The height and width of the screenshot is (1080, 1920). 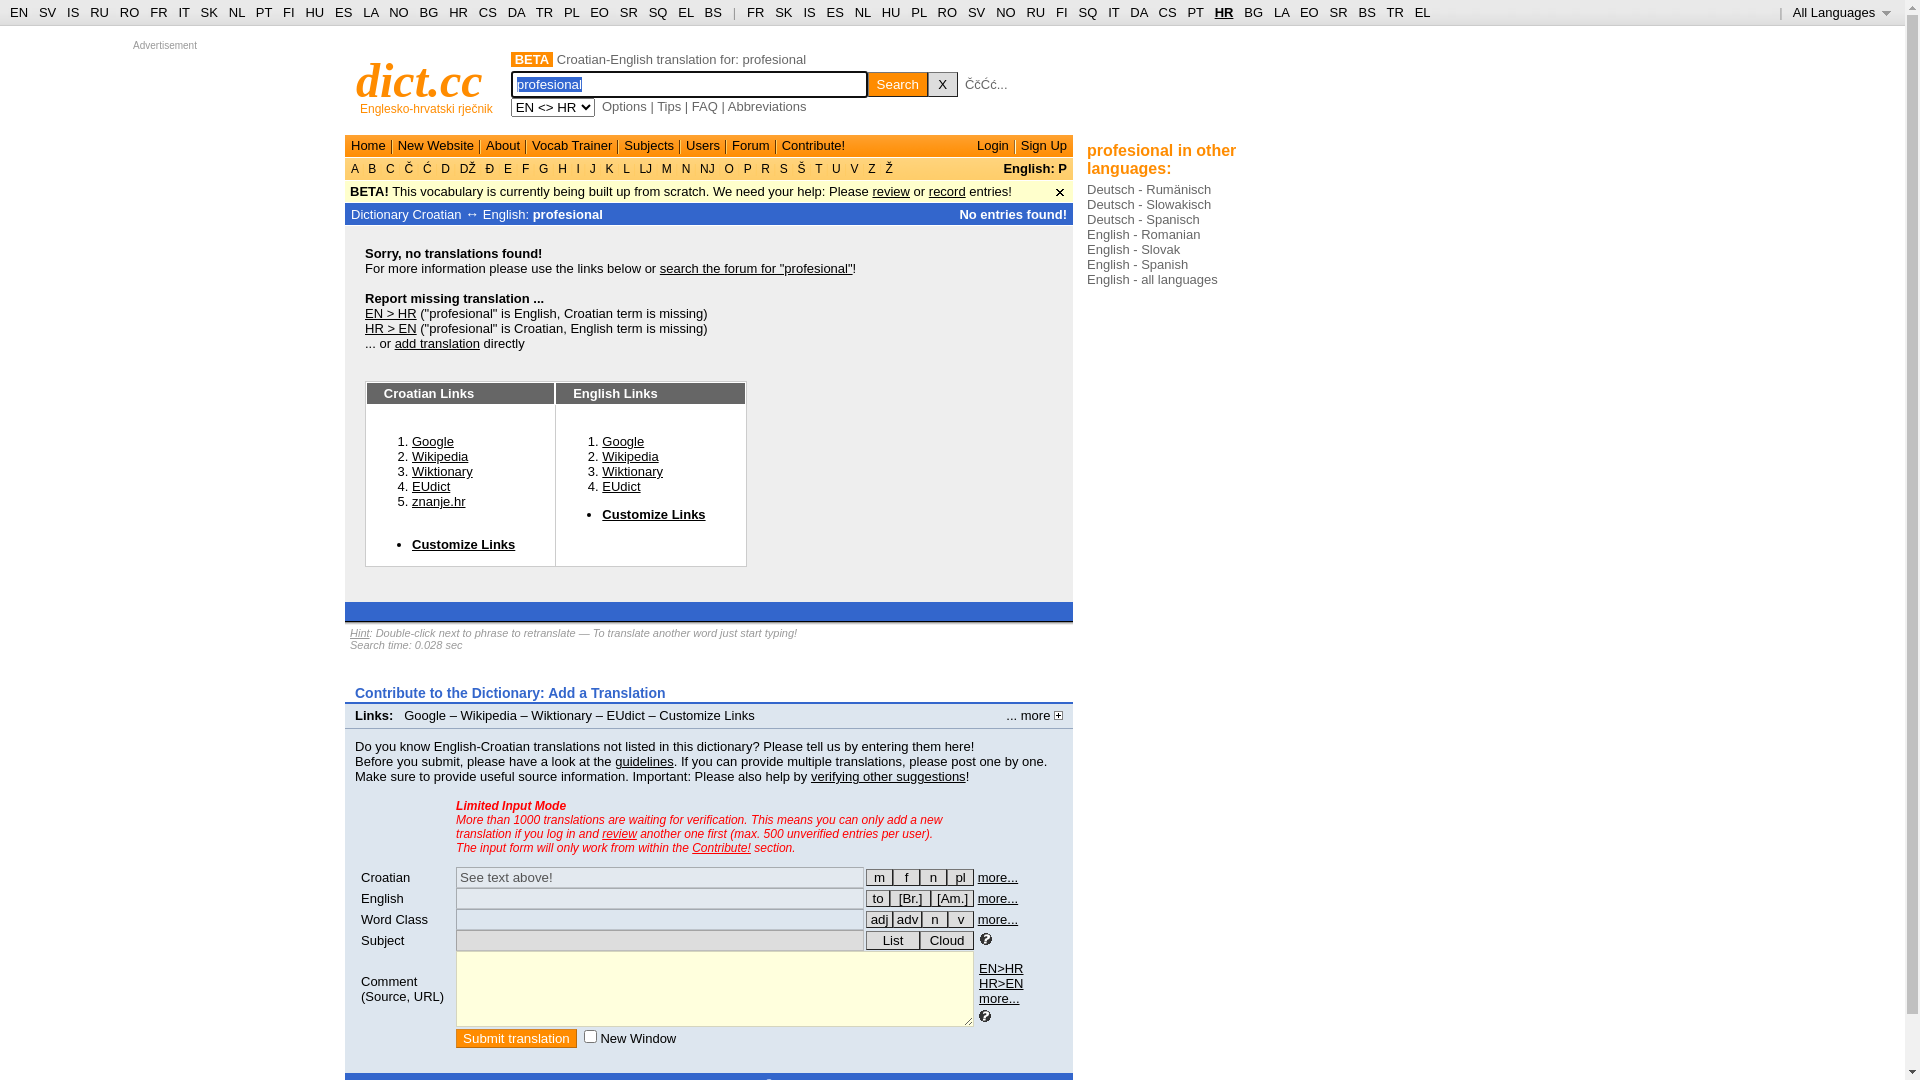 What do you see at coordinates (728, 168) in the screenshot?
I see `'O'` at bounding box center [728, 168].